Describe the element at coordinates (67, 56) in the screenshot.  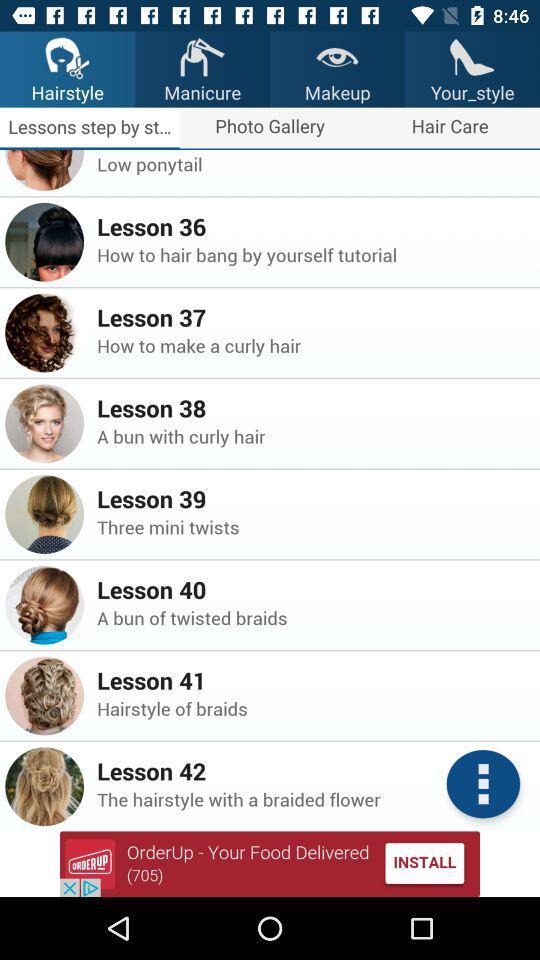
I see `the image above hairstyle` at that location.